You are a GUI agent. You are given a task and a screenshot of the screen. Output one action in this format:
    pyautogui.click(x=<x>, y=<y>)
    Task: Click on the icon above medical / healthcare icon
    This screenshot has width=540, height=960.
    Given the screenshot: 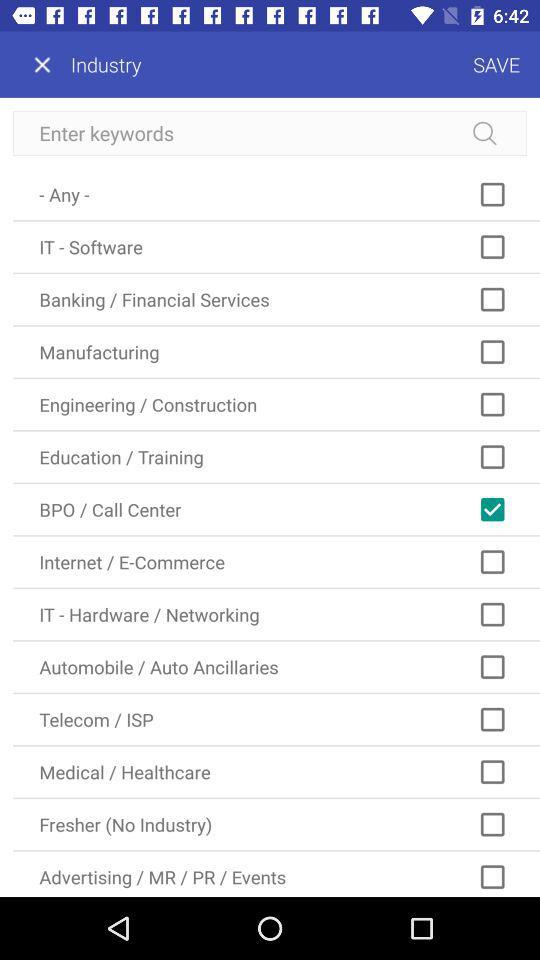 What is the action you would take?
    pyautogui.click(x=275, y=719)
    